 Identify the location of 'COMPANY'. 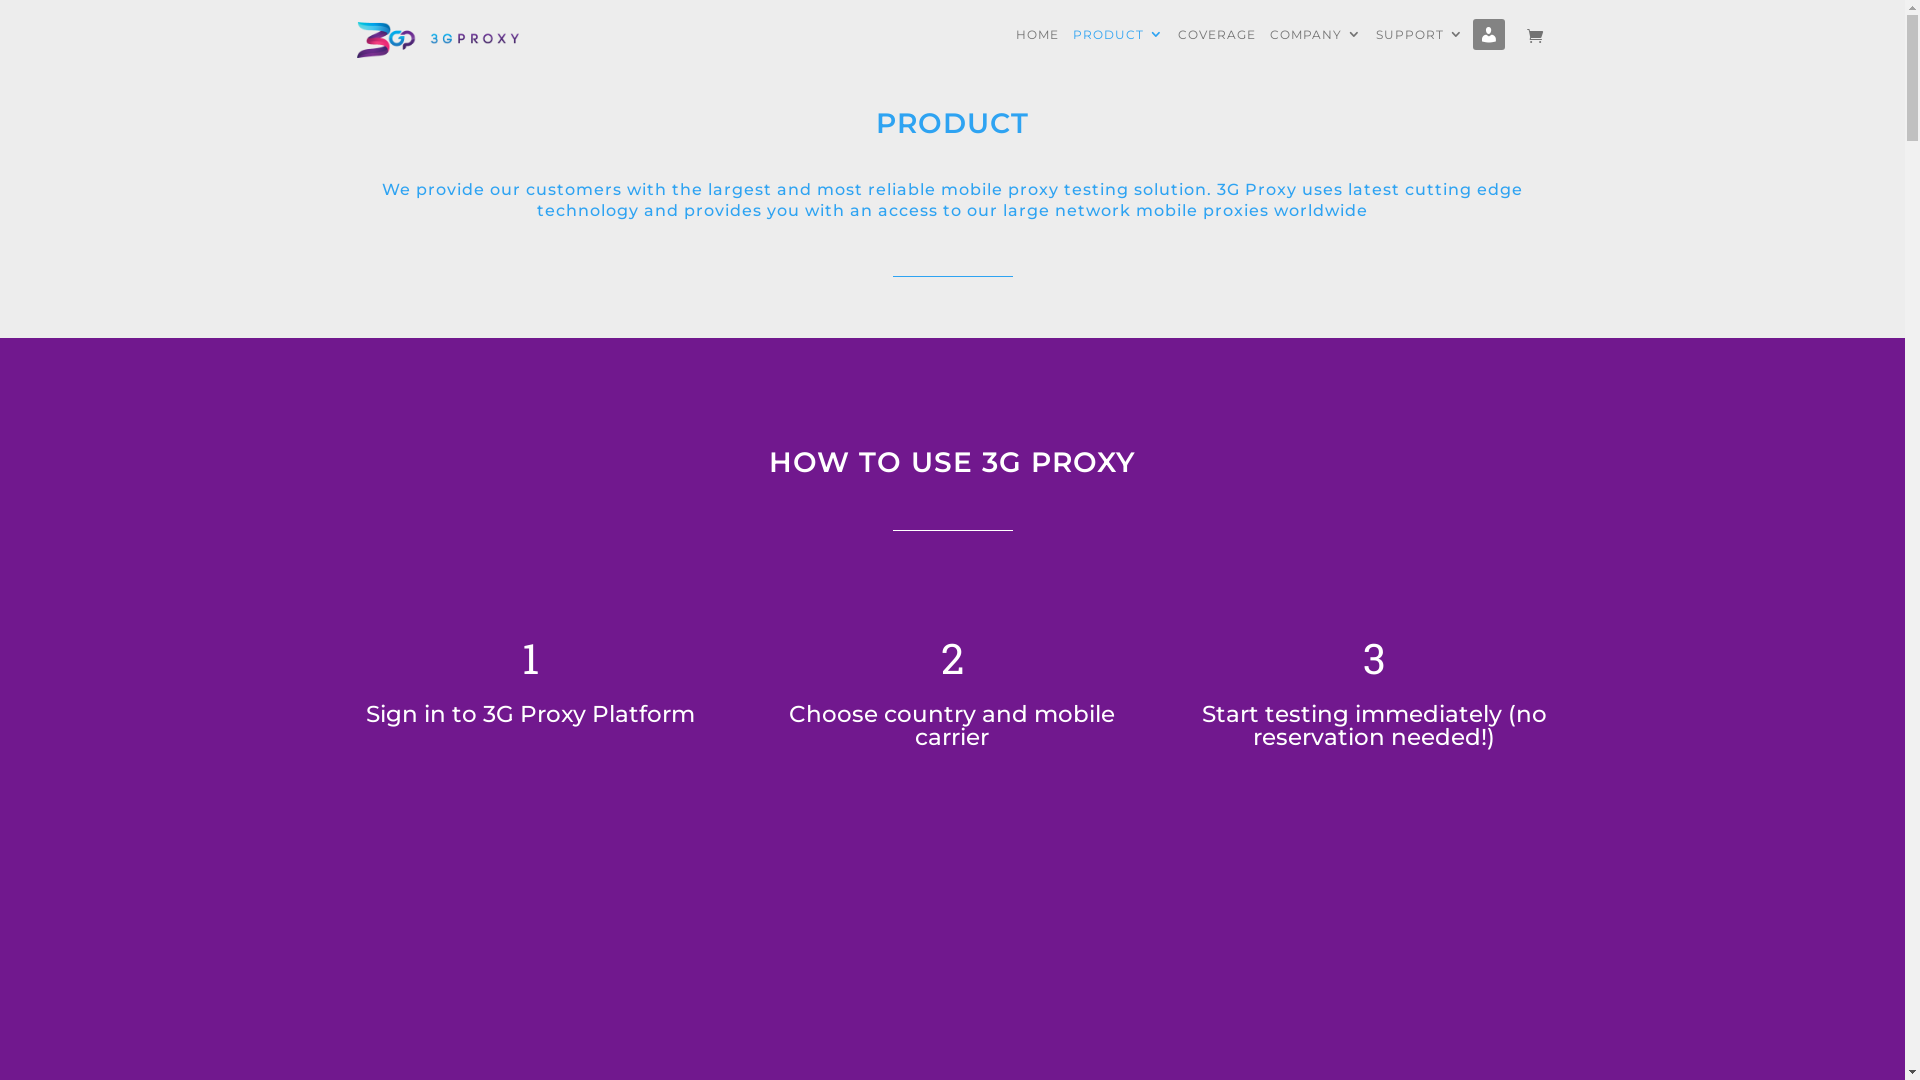
(1315, 48).